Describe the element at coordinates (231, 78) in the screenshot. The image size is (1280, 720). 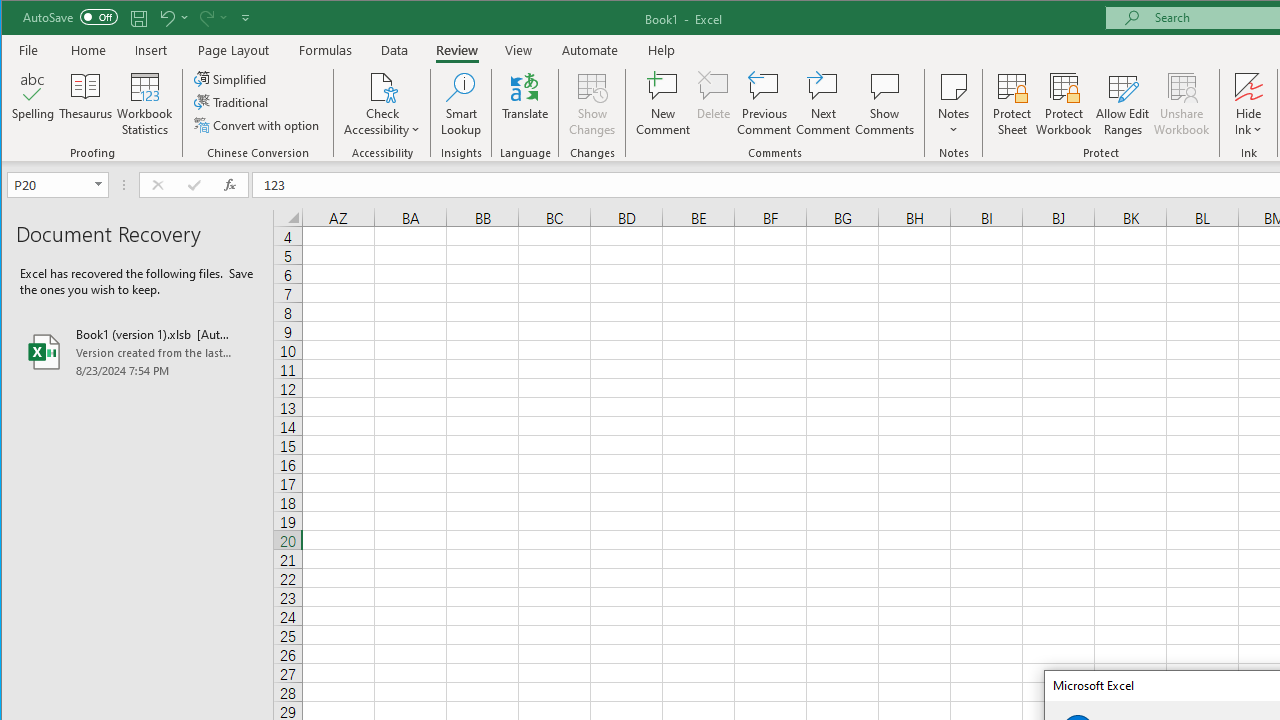
I see `'Simplified'` at that location.